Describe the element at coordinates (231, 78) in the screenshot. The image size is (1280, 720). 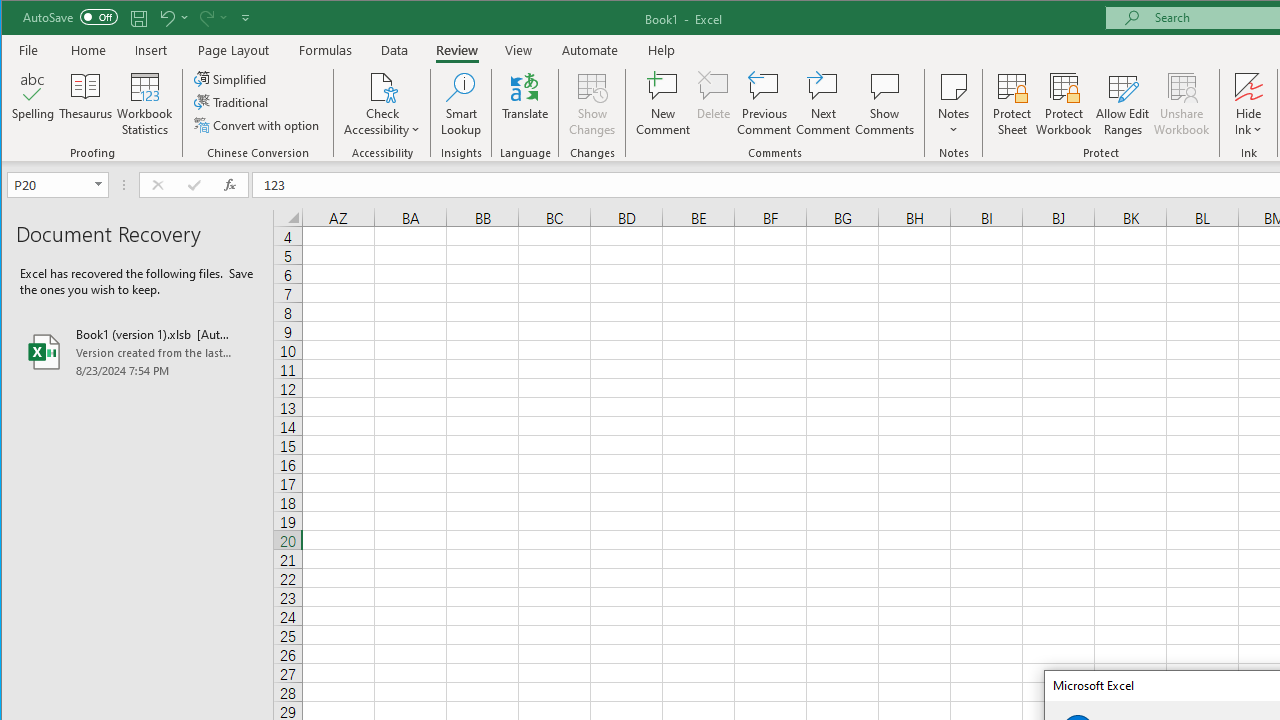
I see `'Simplified'` at that location.